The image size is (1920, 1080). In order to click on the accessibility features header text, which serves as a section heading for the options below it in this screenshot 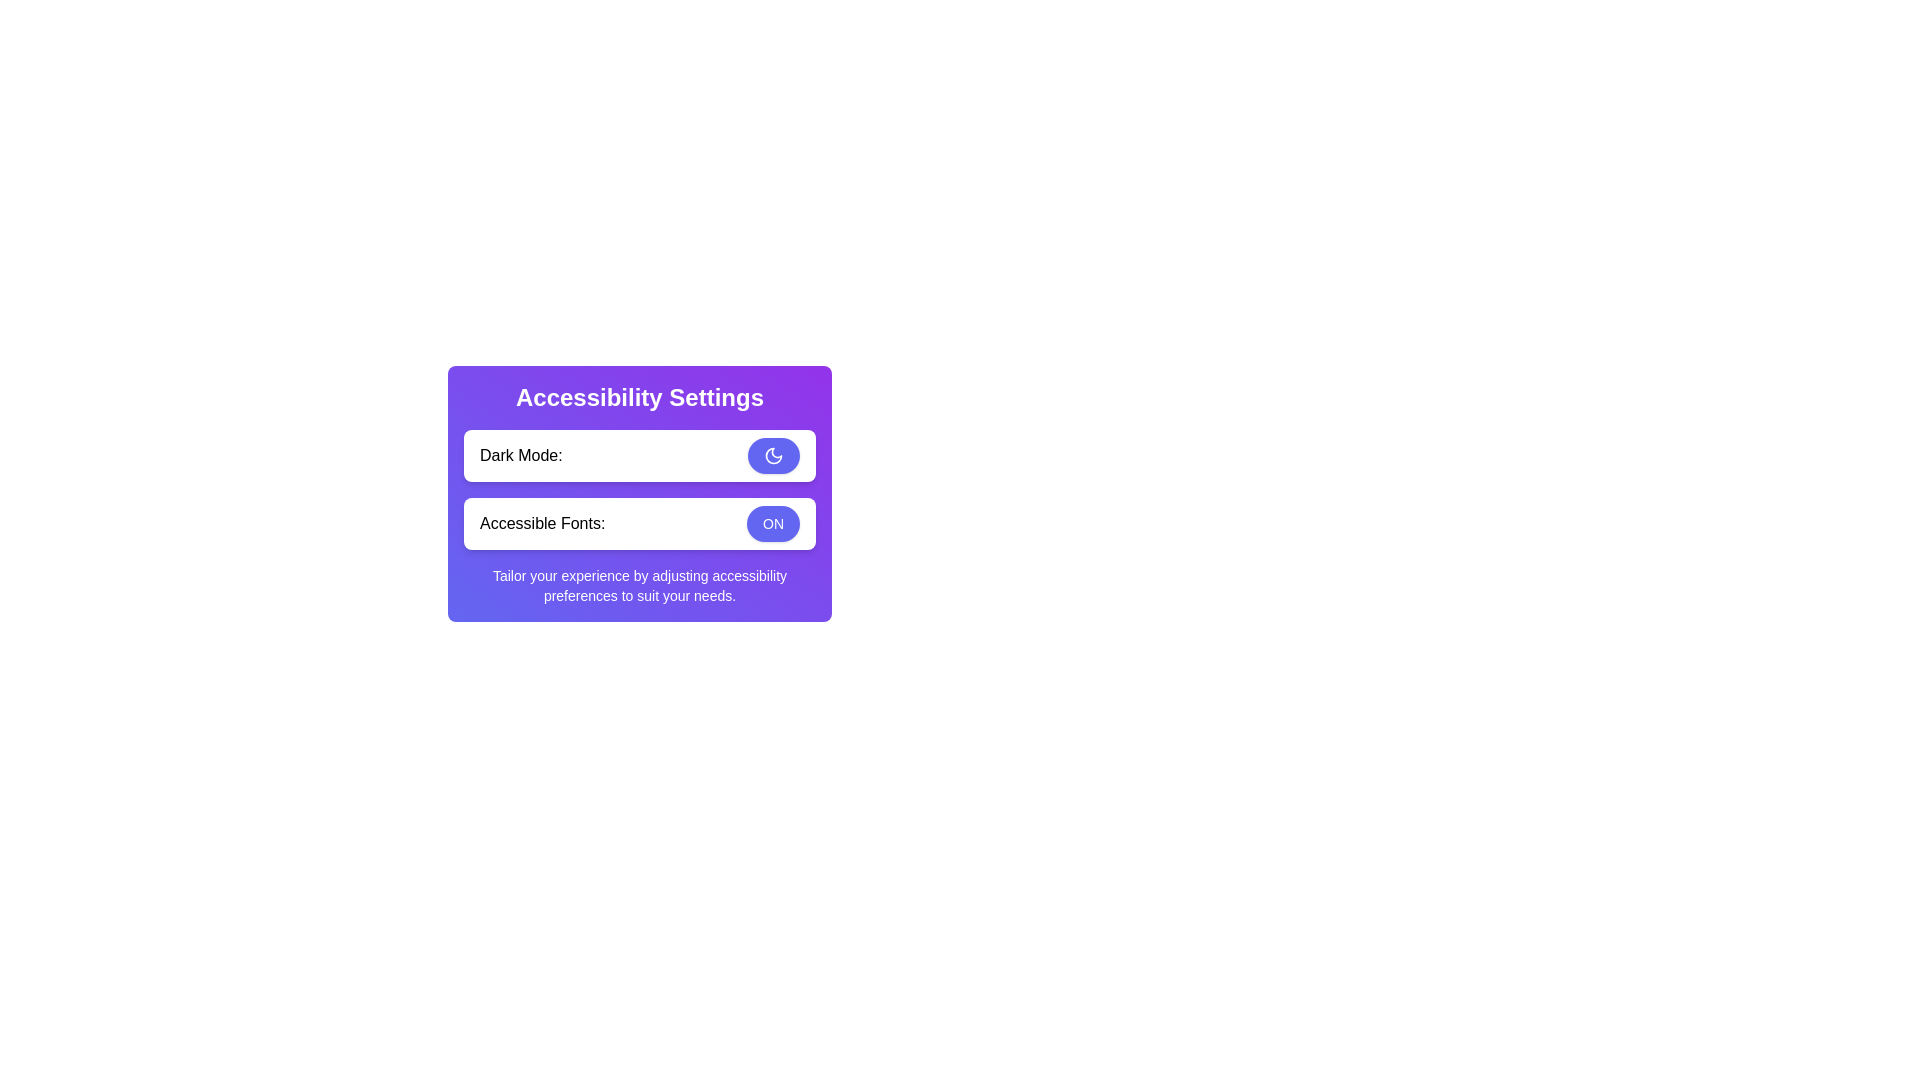, I will do `click(638, 397)`.